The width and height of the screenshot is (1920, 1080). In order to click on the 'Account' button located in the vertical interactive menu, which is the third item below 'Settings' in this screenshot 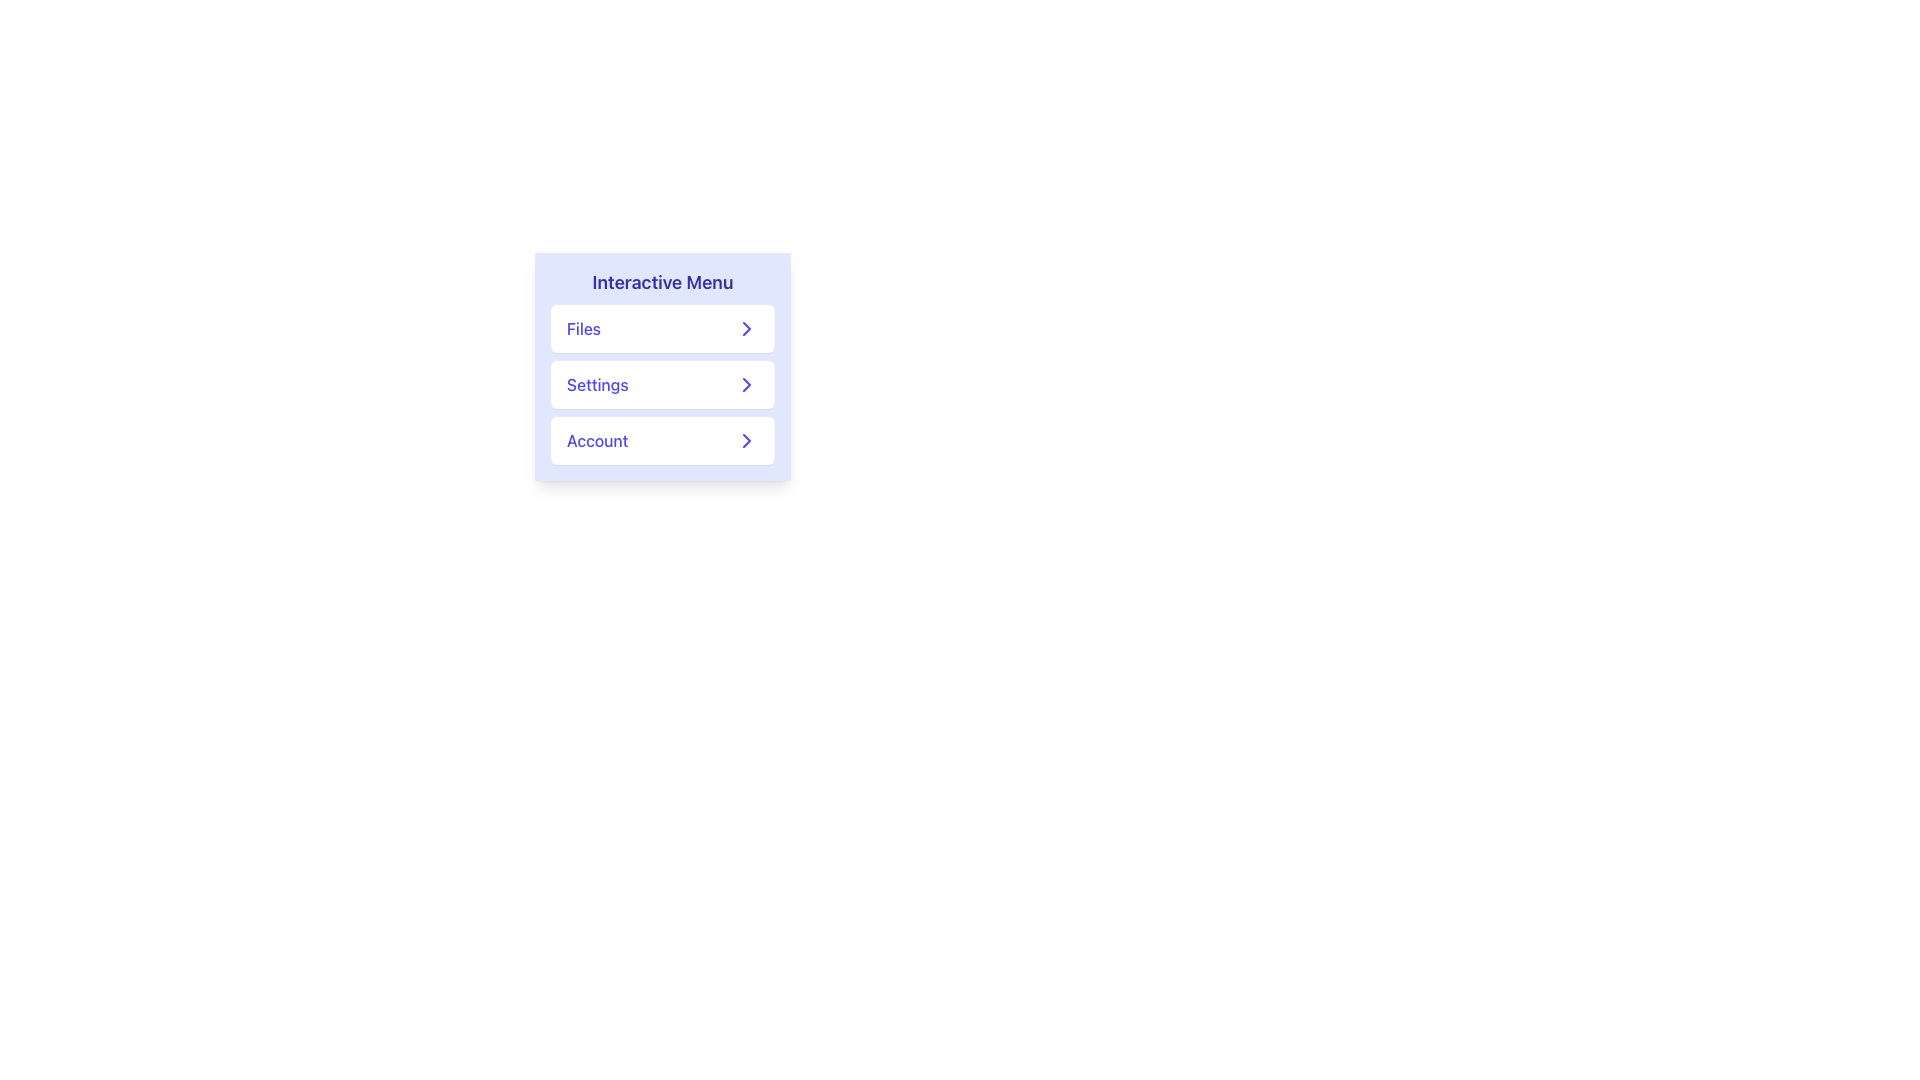, I will do `click(662, 439)`.